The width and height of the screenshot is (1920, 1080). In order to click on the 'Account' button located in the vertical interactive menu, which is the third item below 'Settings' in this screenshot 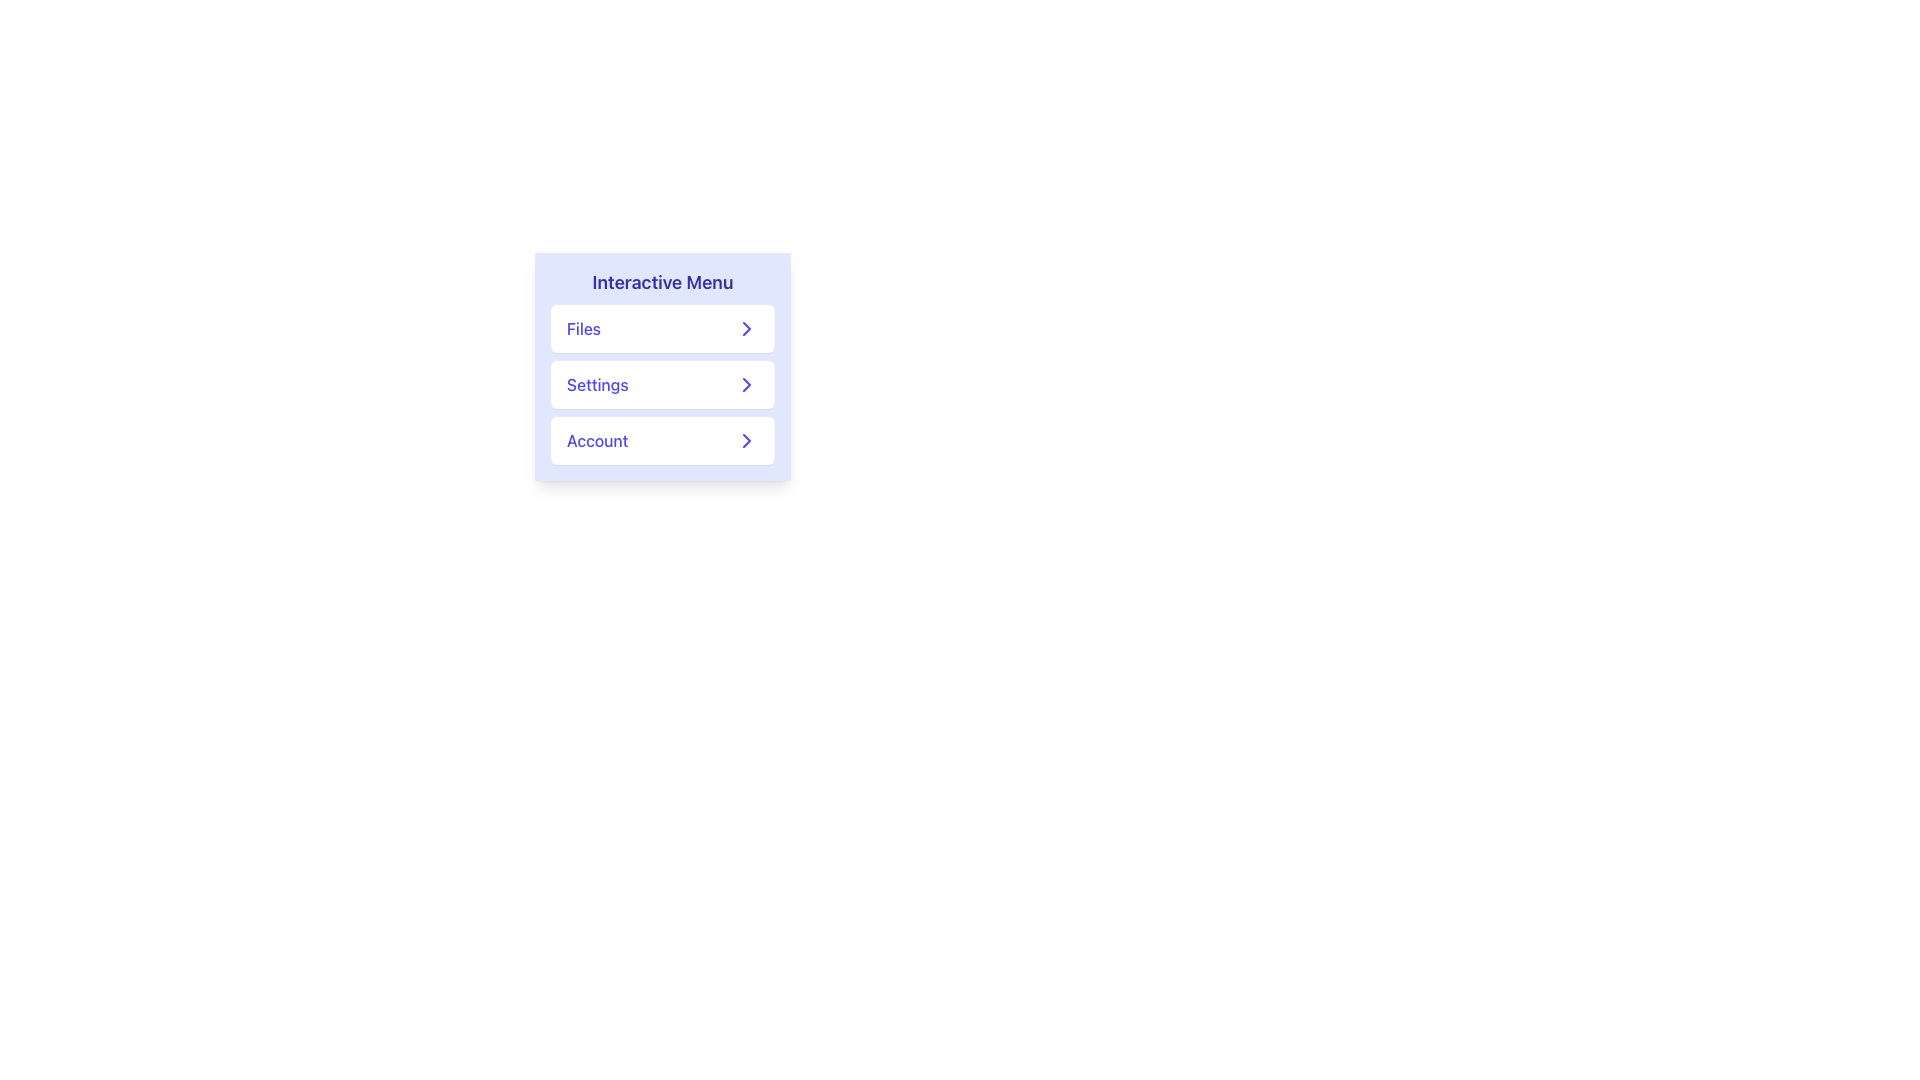, I will do `click(662, 439)`.